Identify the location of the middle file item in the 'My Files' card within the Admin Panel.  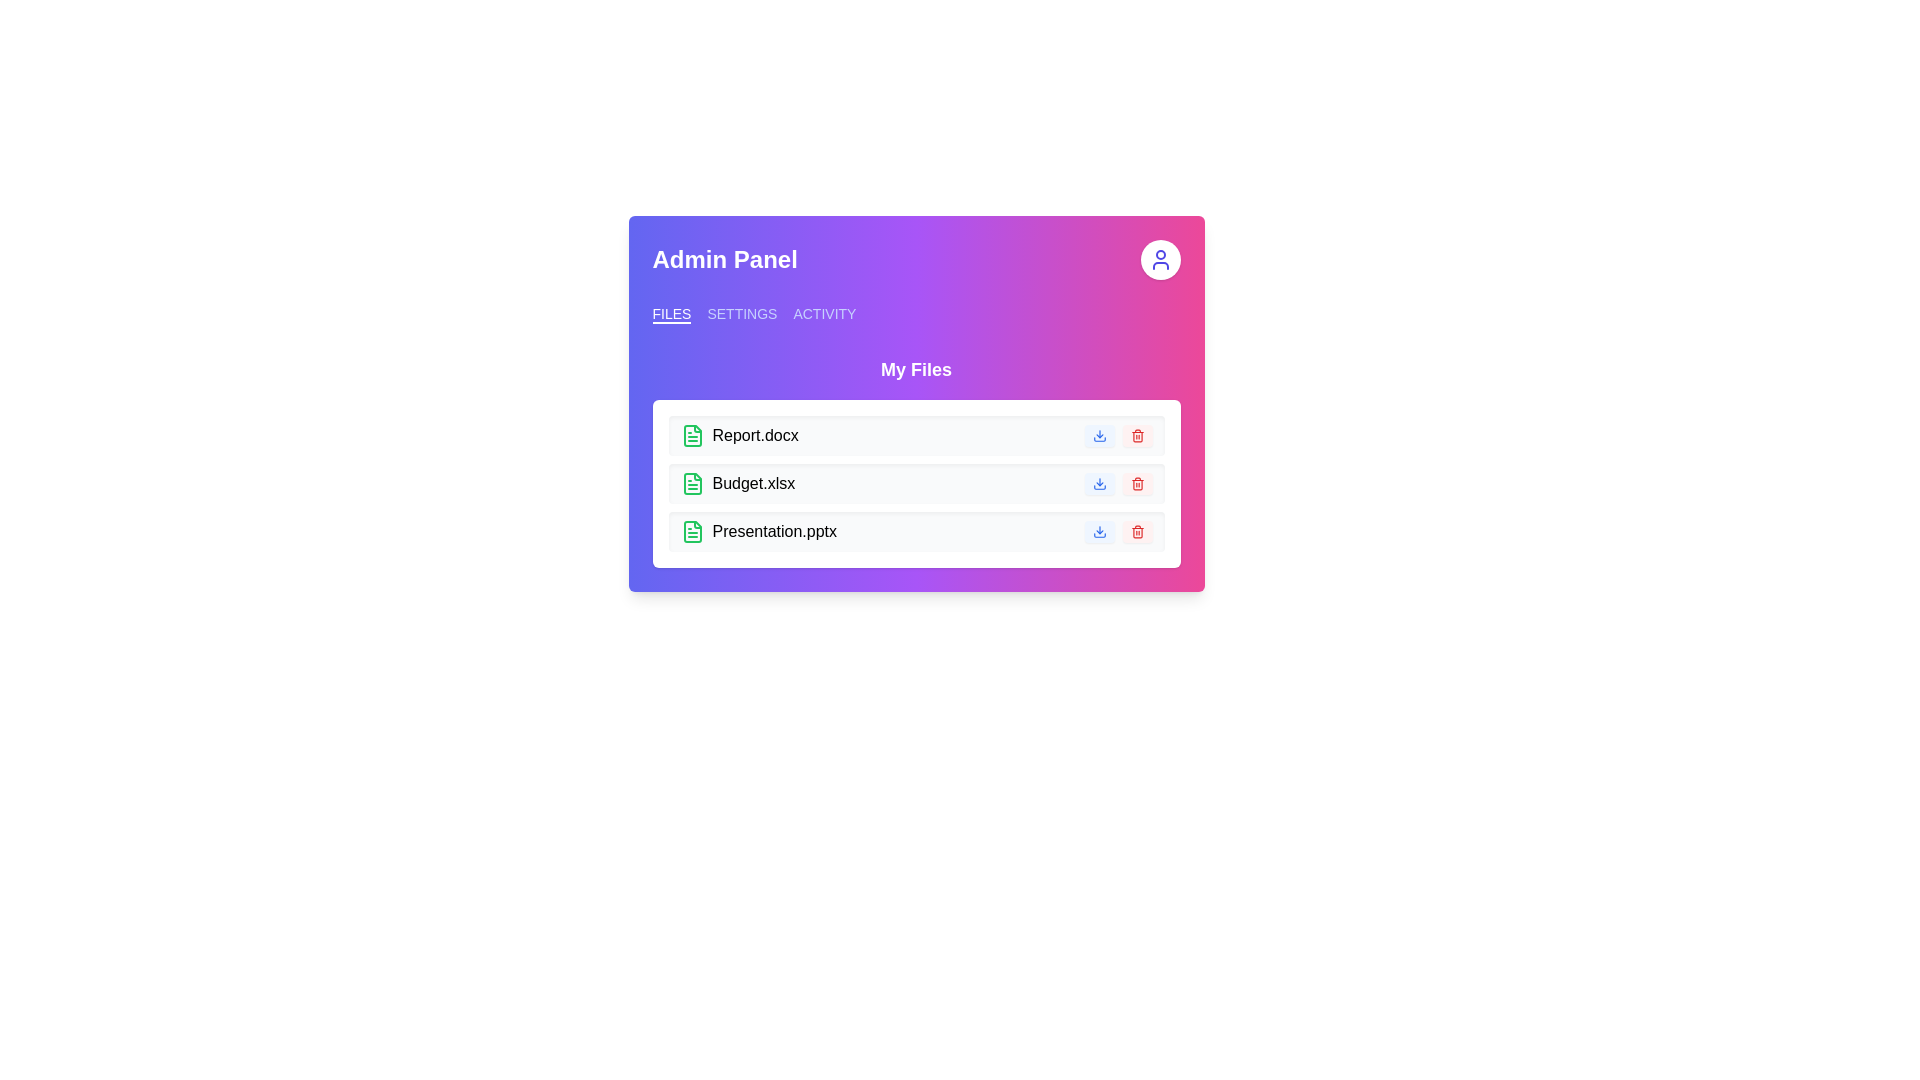
(915, 483).